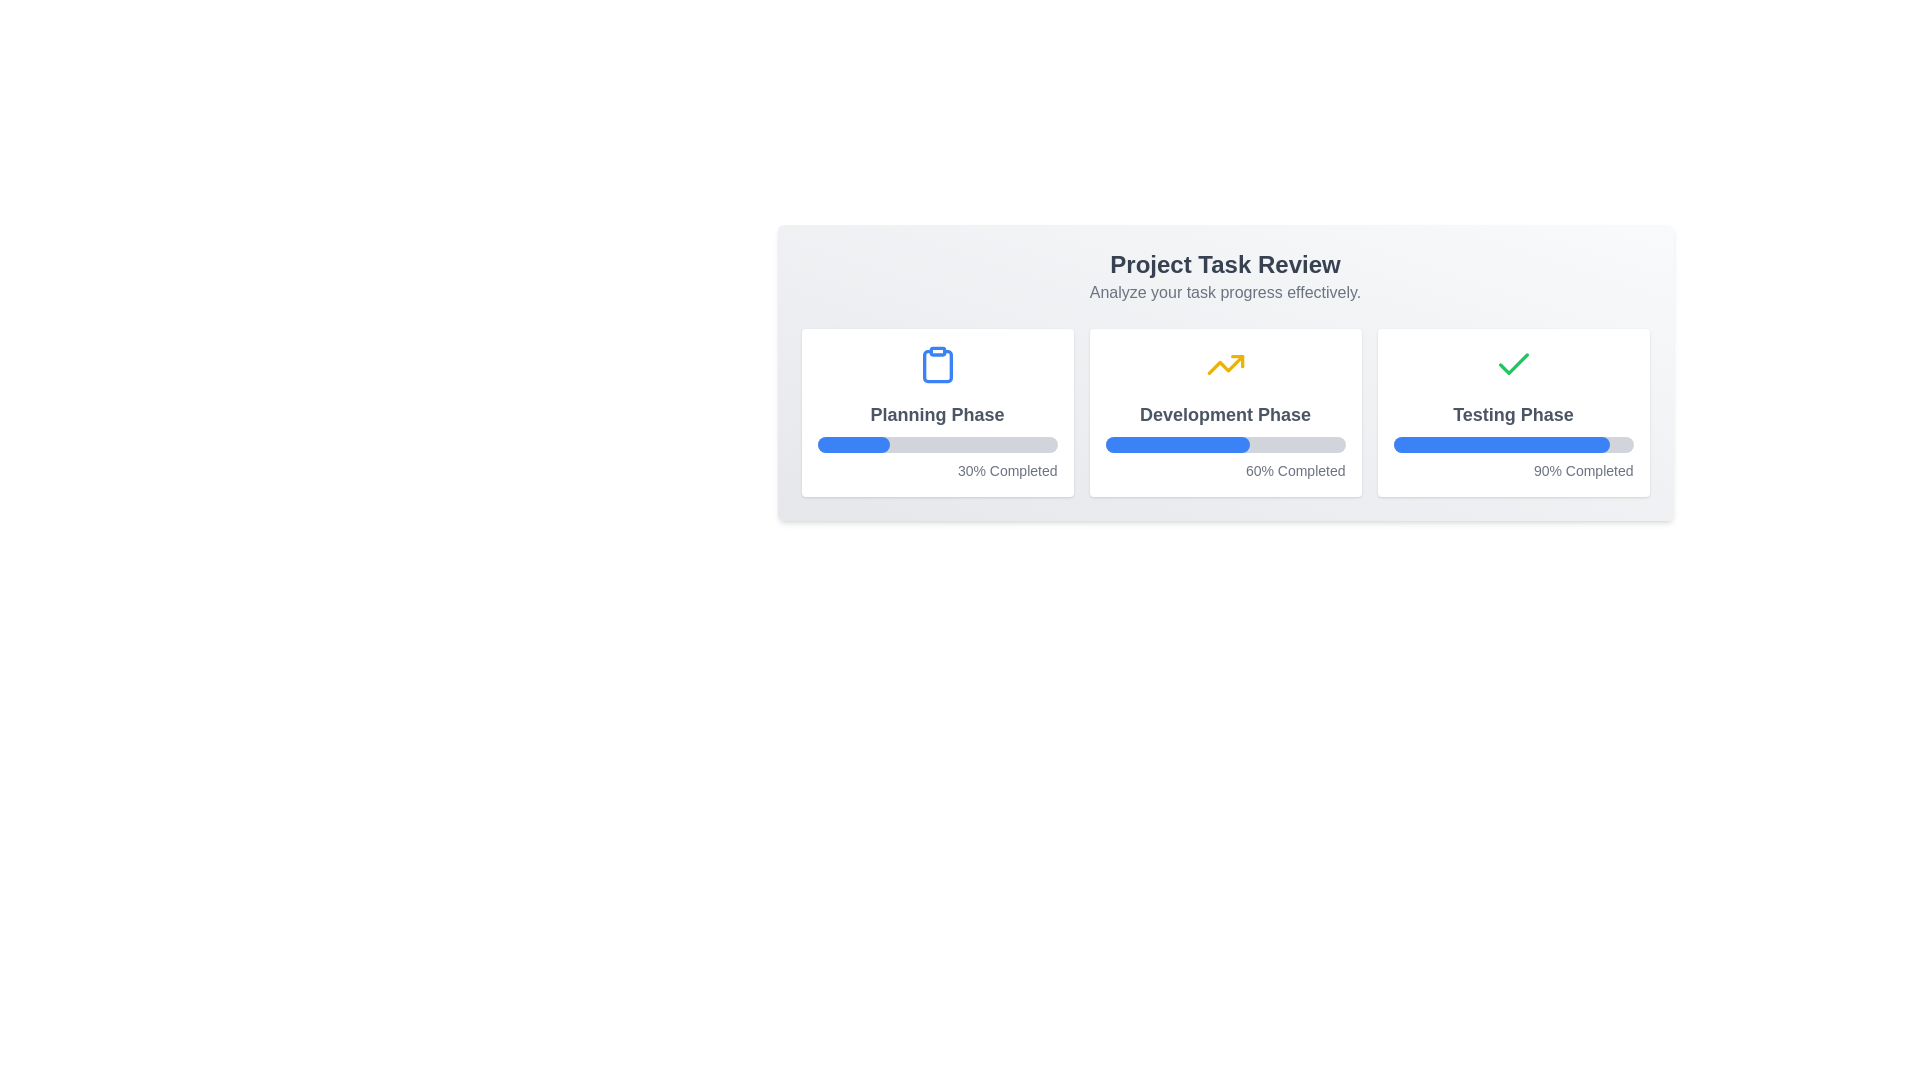 The image size is (1920, 1080). I want to click on the progress visually by focusing on the progress indicator located in the central card of the 'Project Task Review' section, which shows that the 'Development Phase' task is 60% completed, so click(1224, 443).